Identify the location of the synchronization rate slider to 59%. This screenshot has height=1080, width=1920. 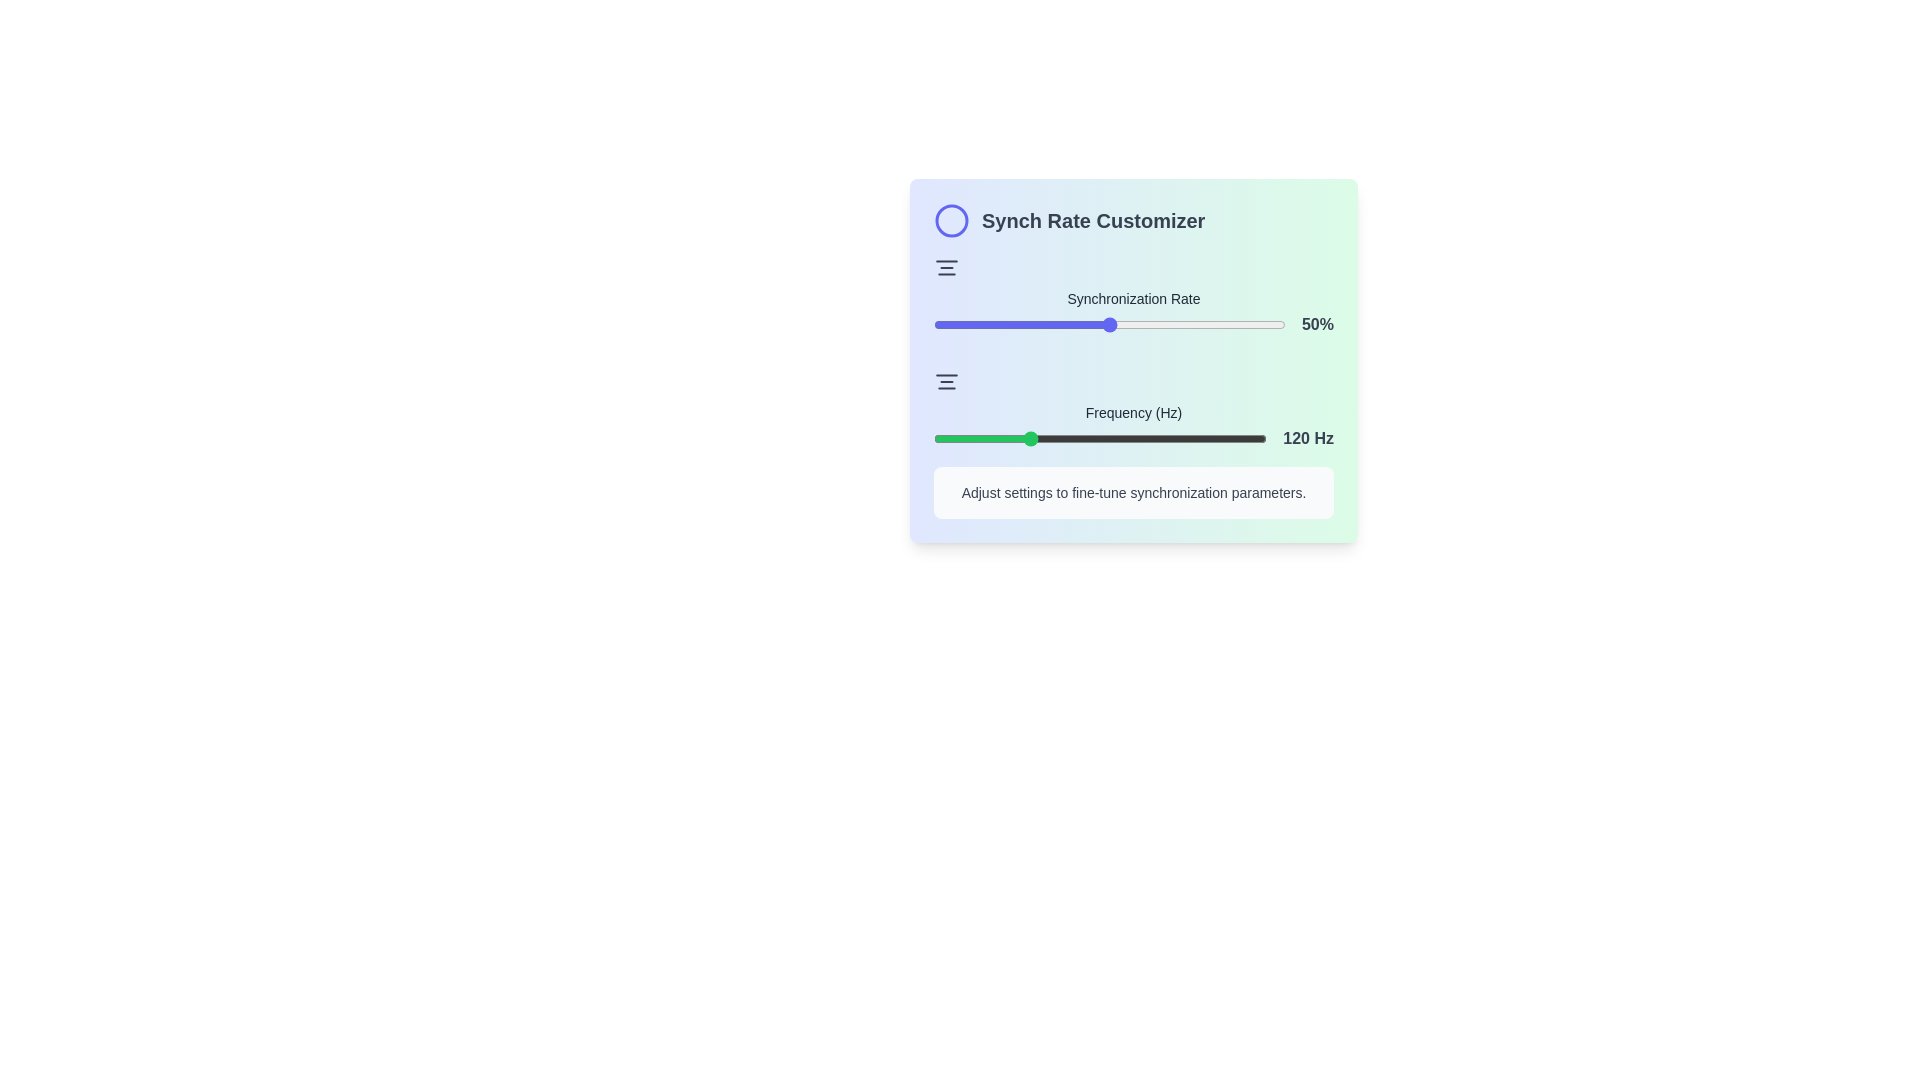
(1141, 323).